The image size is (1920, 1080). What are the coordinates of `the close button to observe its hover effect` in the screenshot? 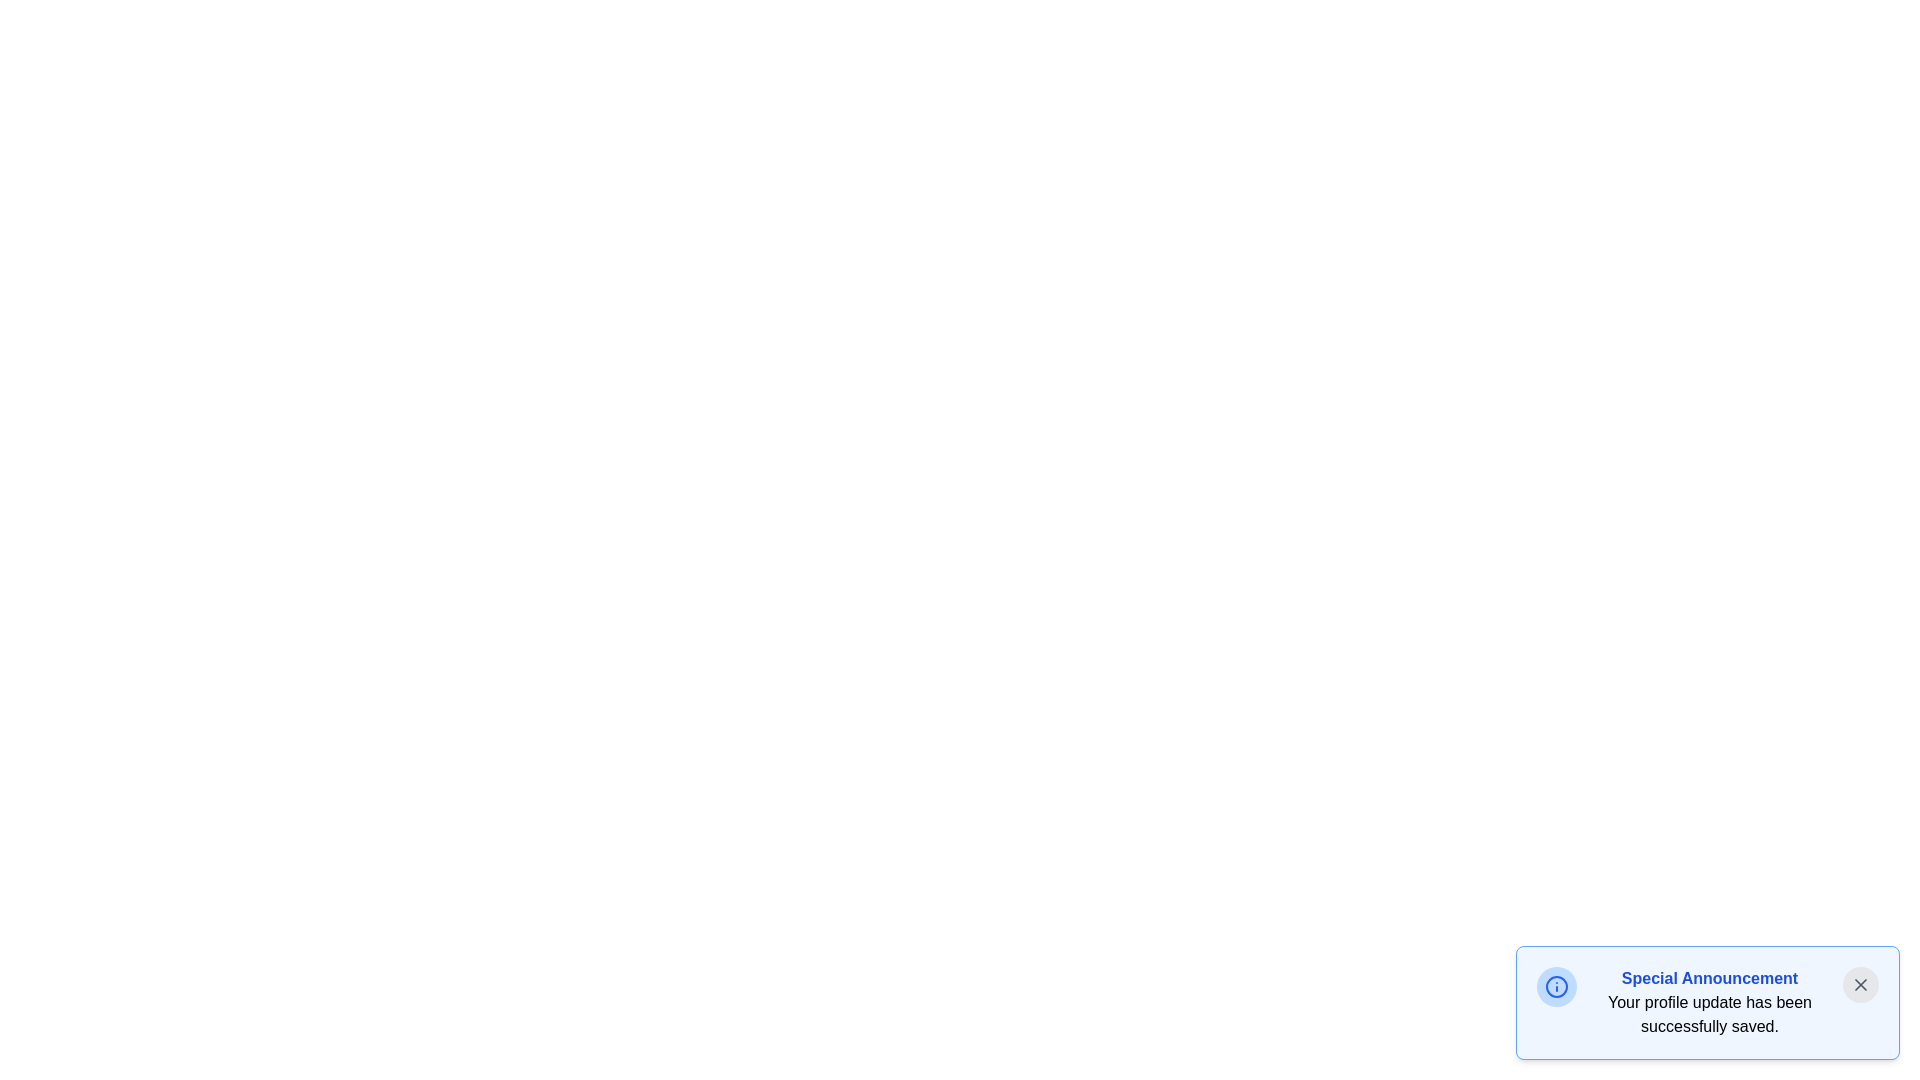 It's located at (1860, 983).